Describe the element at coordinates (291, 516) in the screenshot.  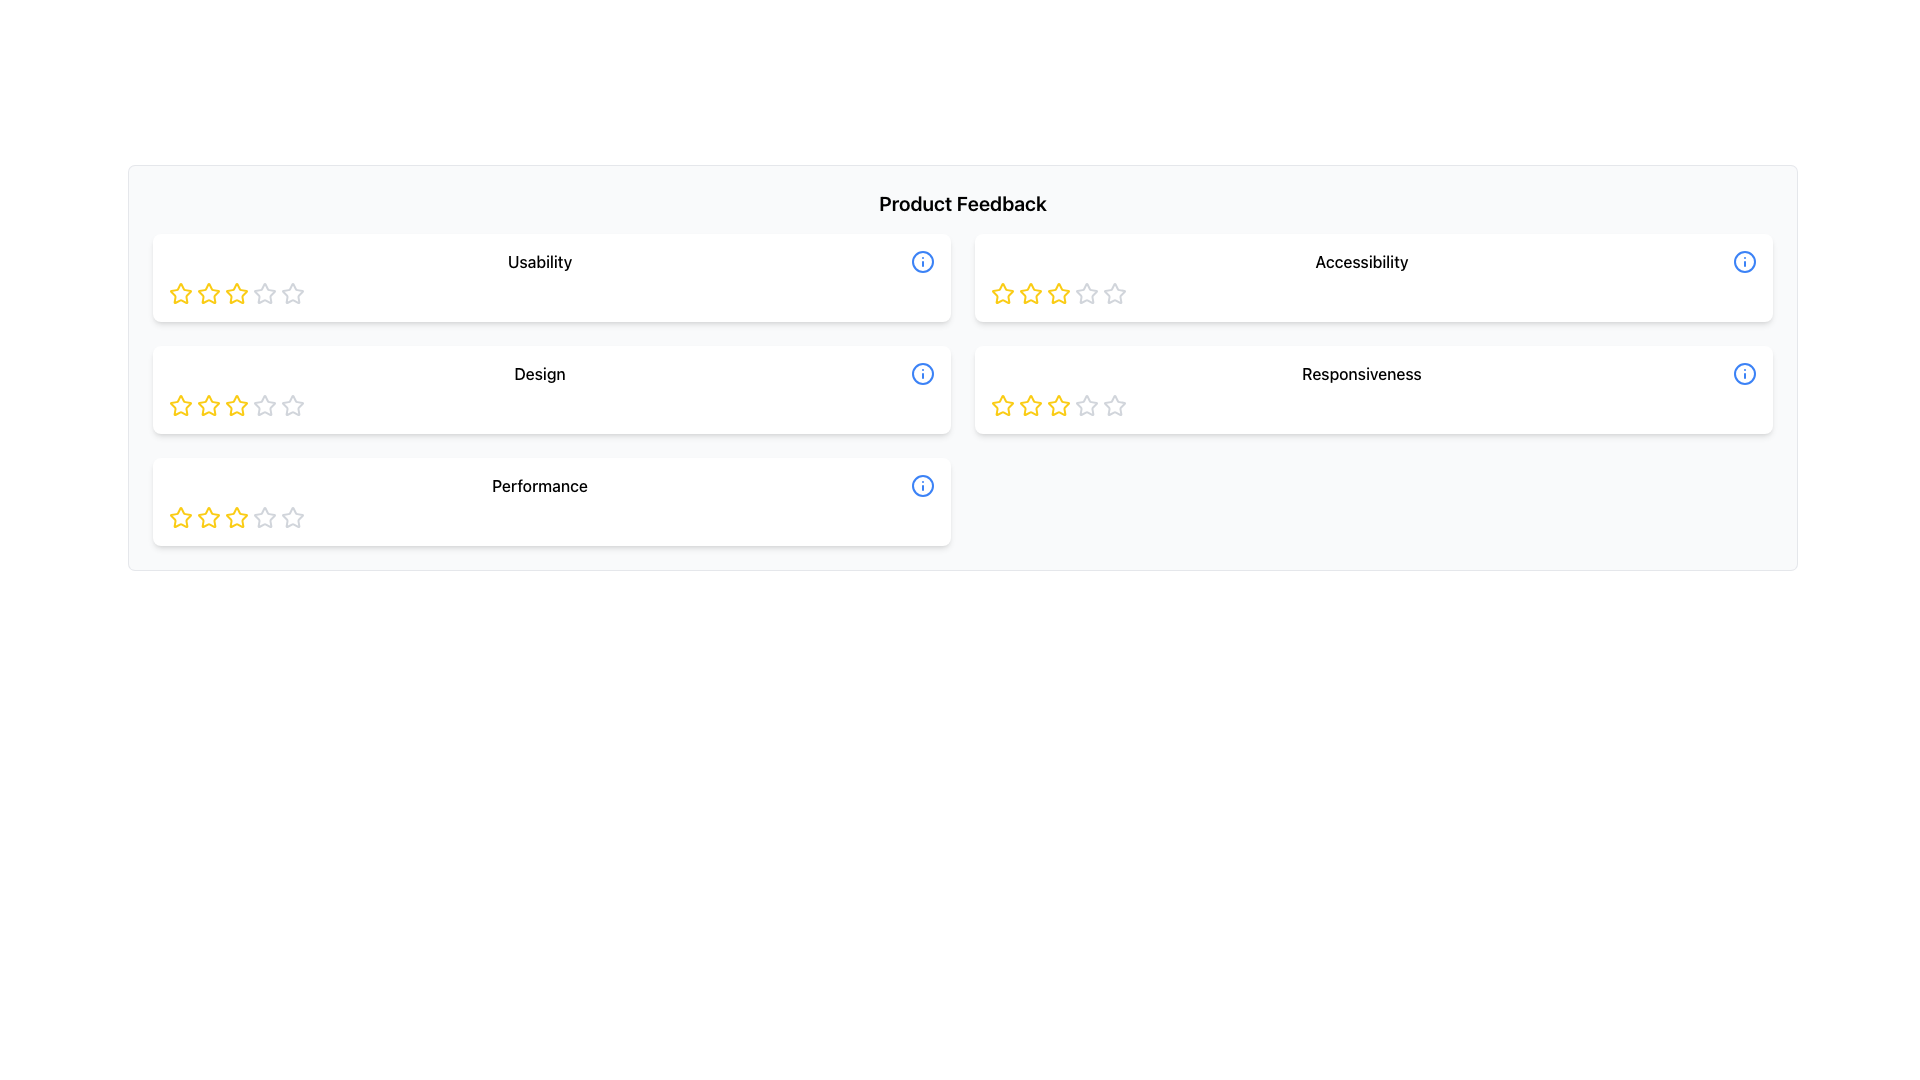
I see `the fourth star in the rating row under the 'Performance' category` at that location.